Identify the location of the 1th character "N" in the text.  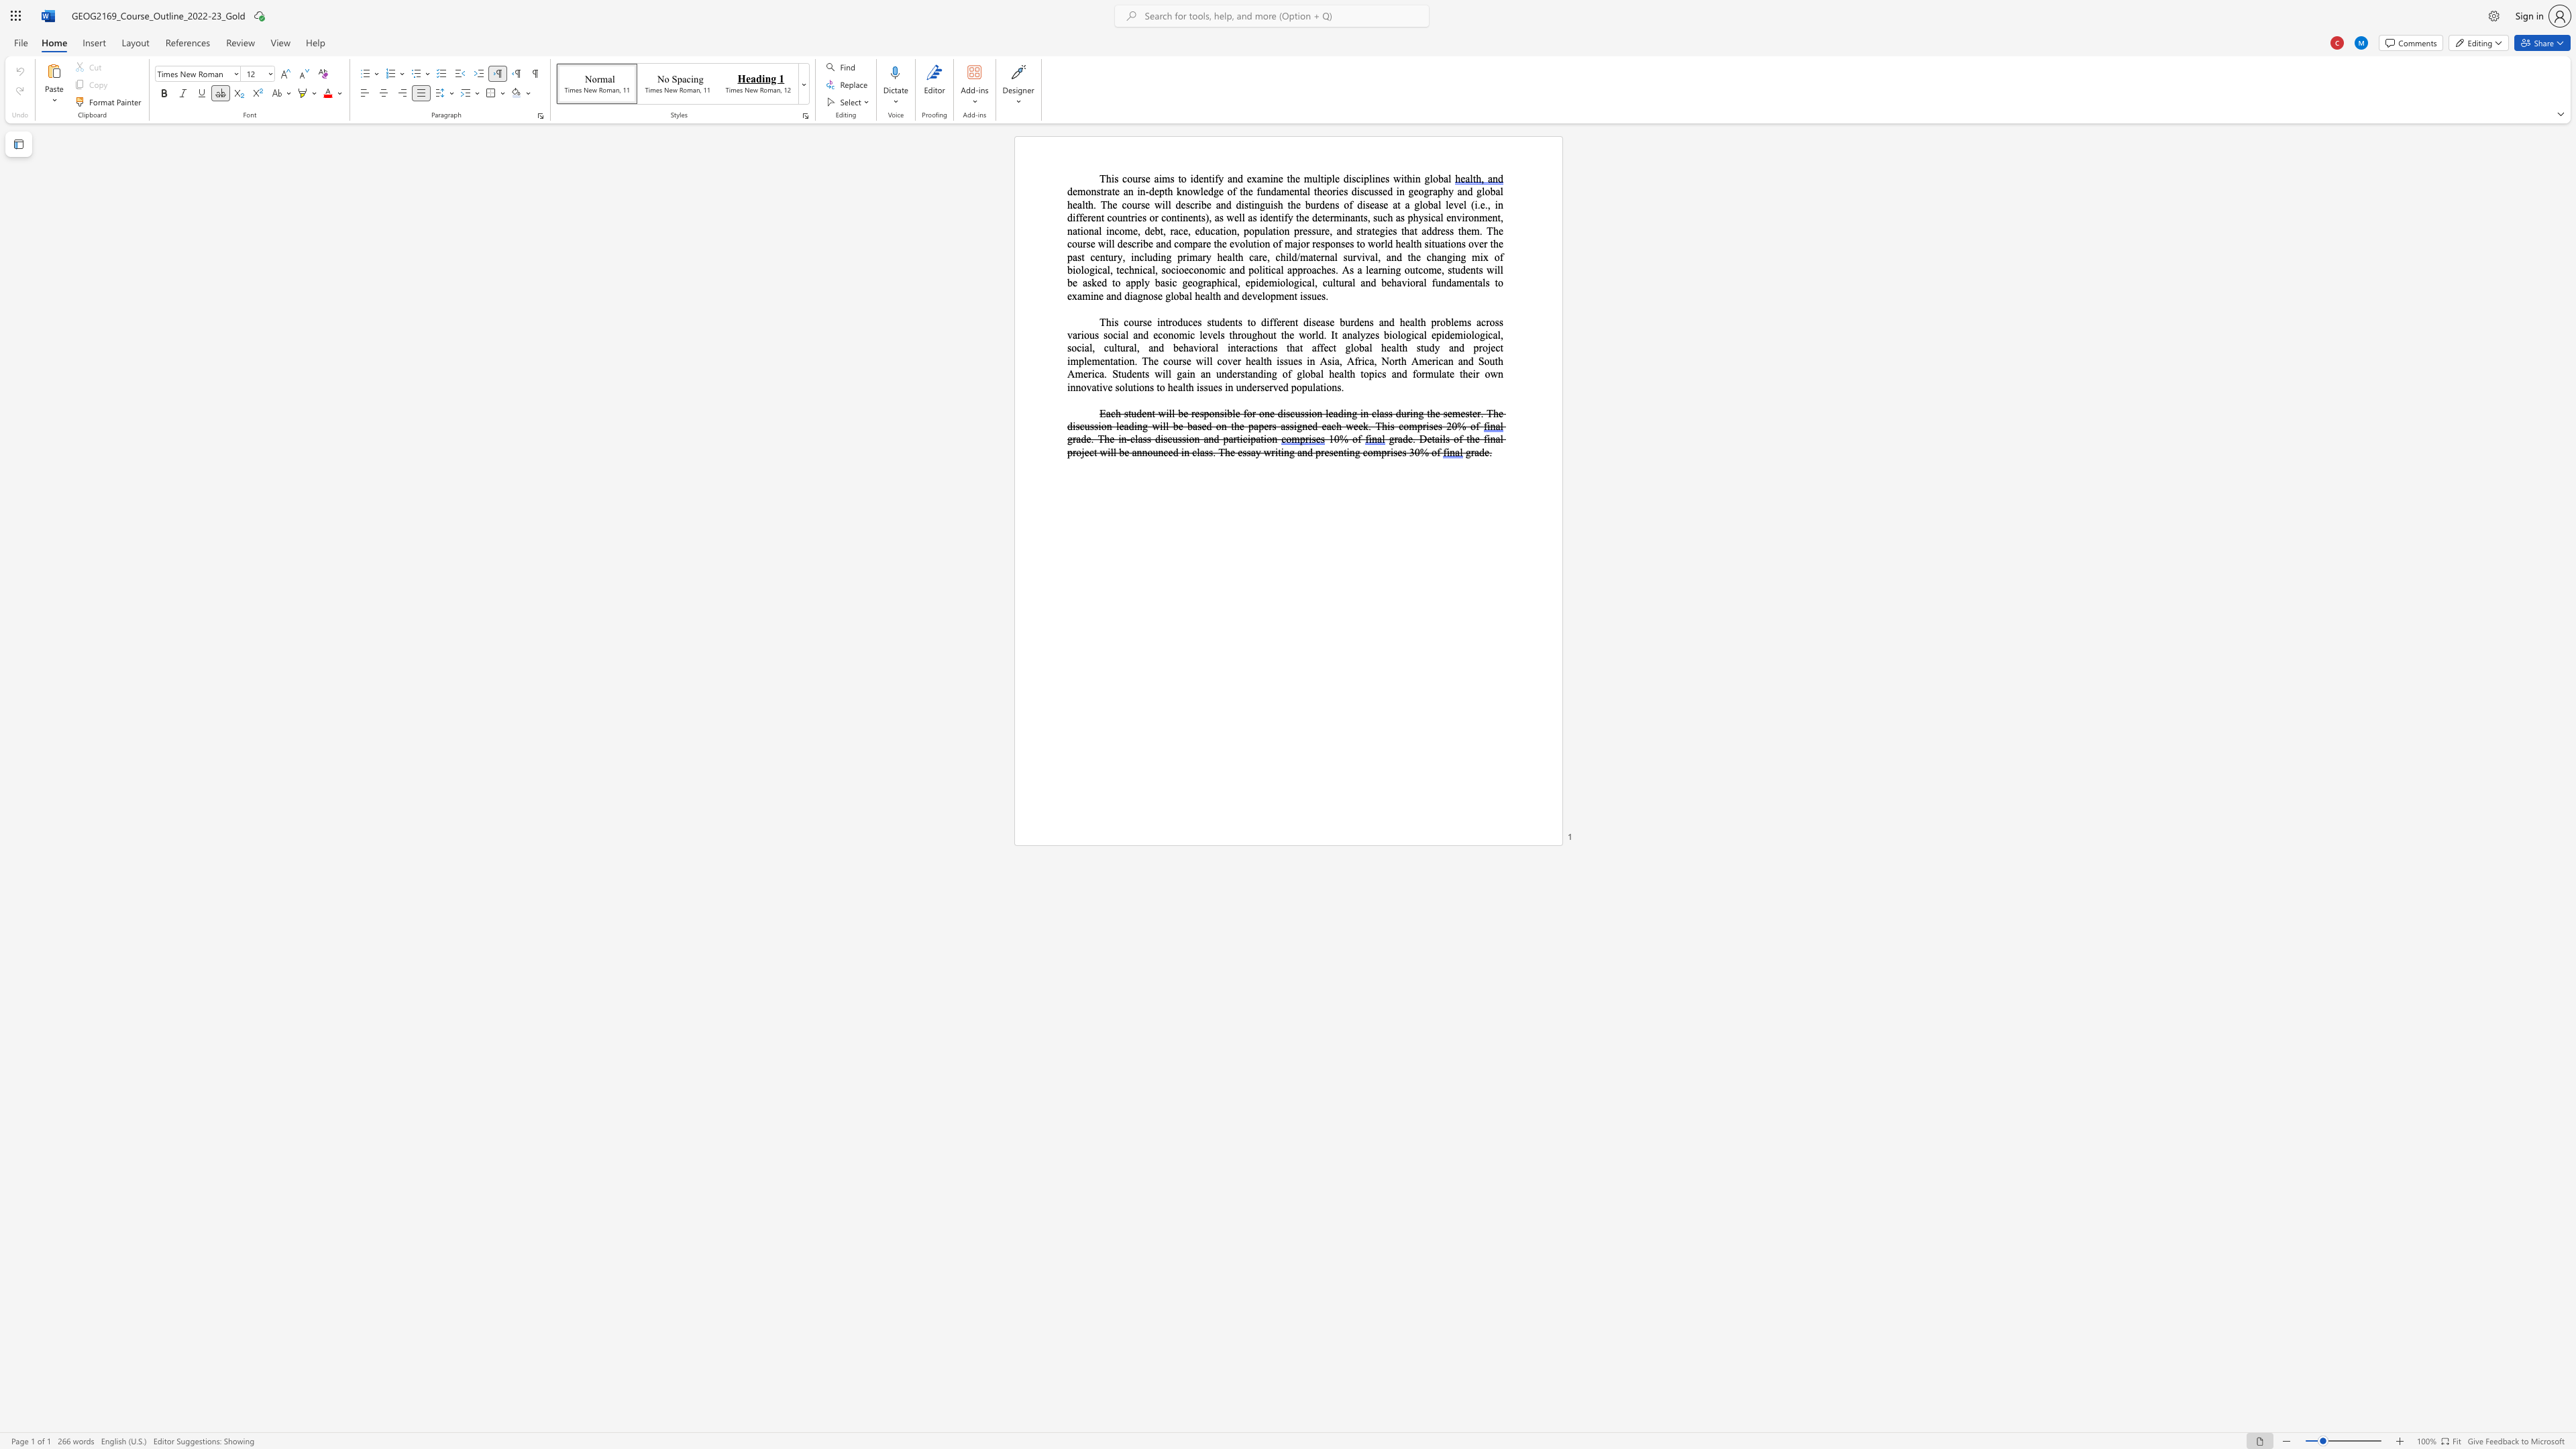
(1384, 361).